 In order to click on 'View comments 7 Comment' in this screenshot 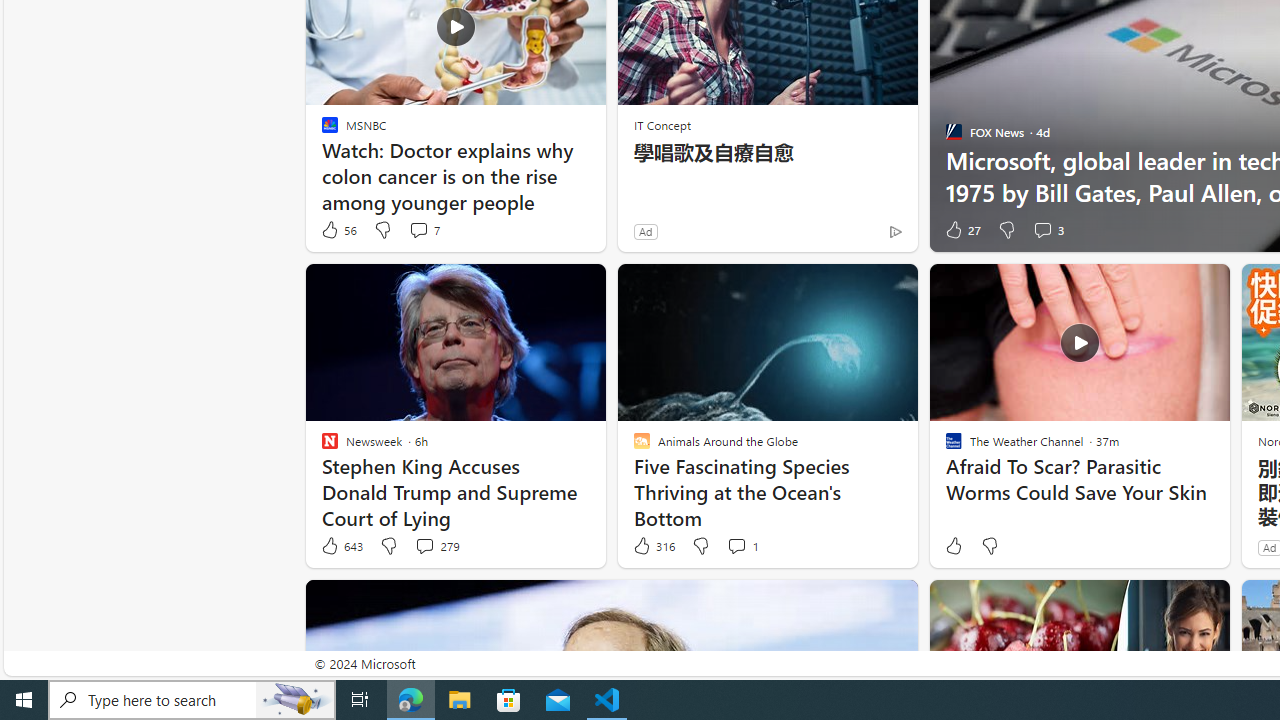, I will do `click(417, 229)`.